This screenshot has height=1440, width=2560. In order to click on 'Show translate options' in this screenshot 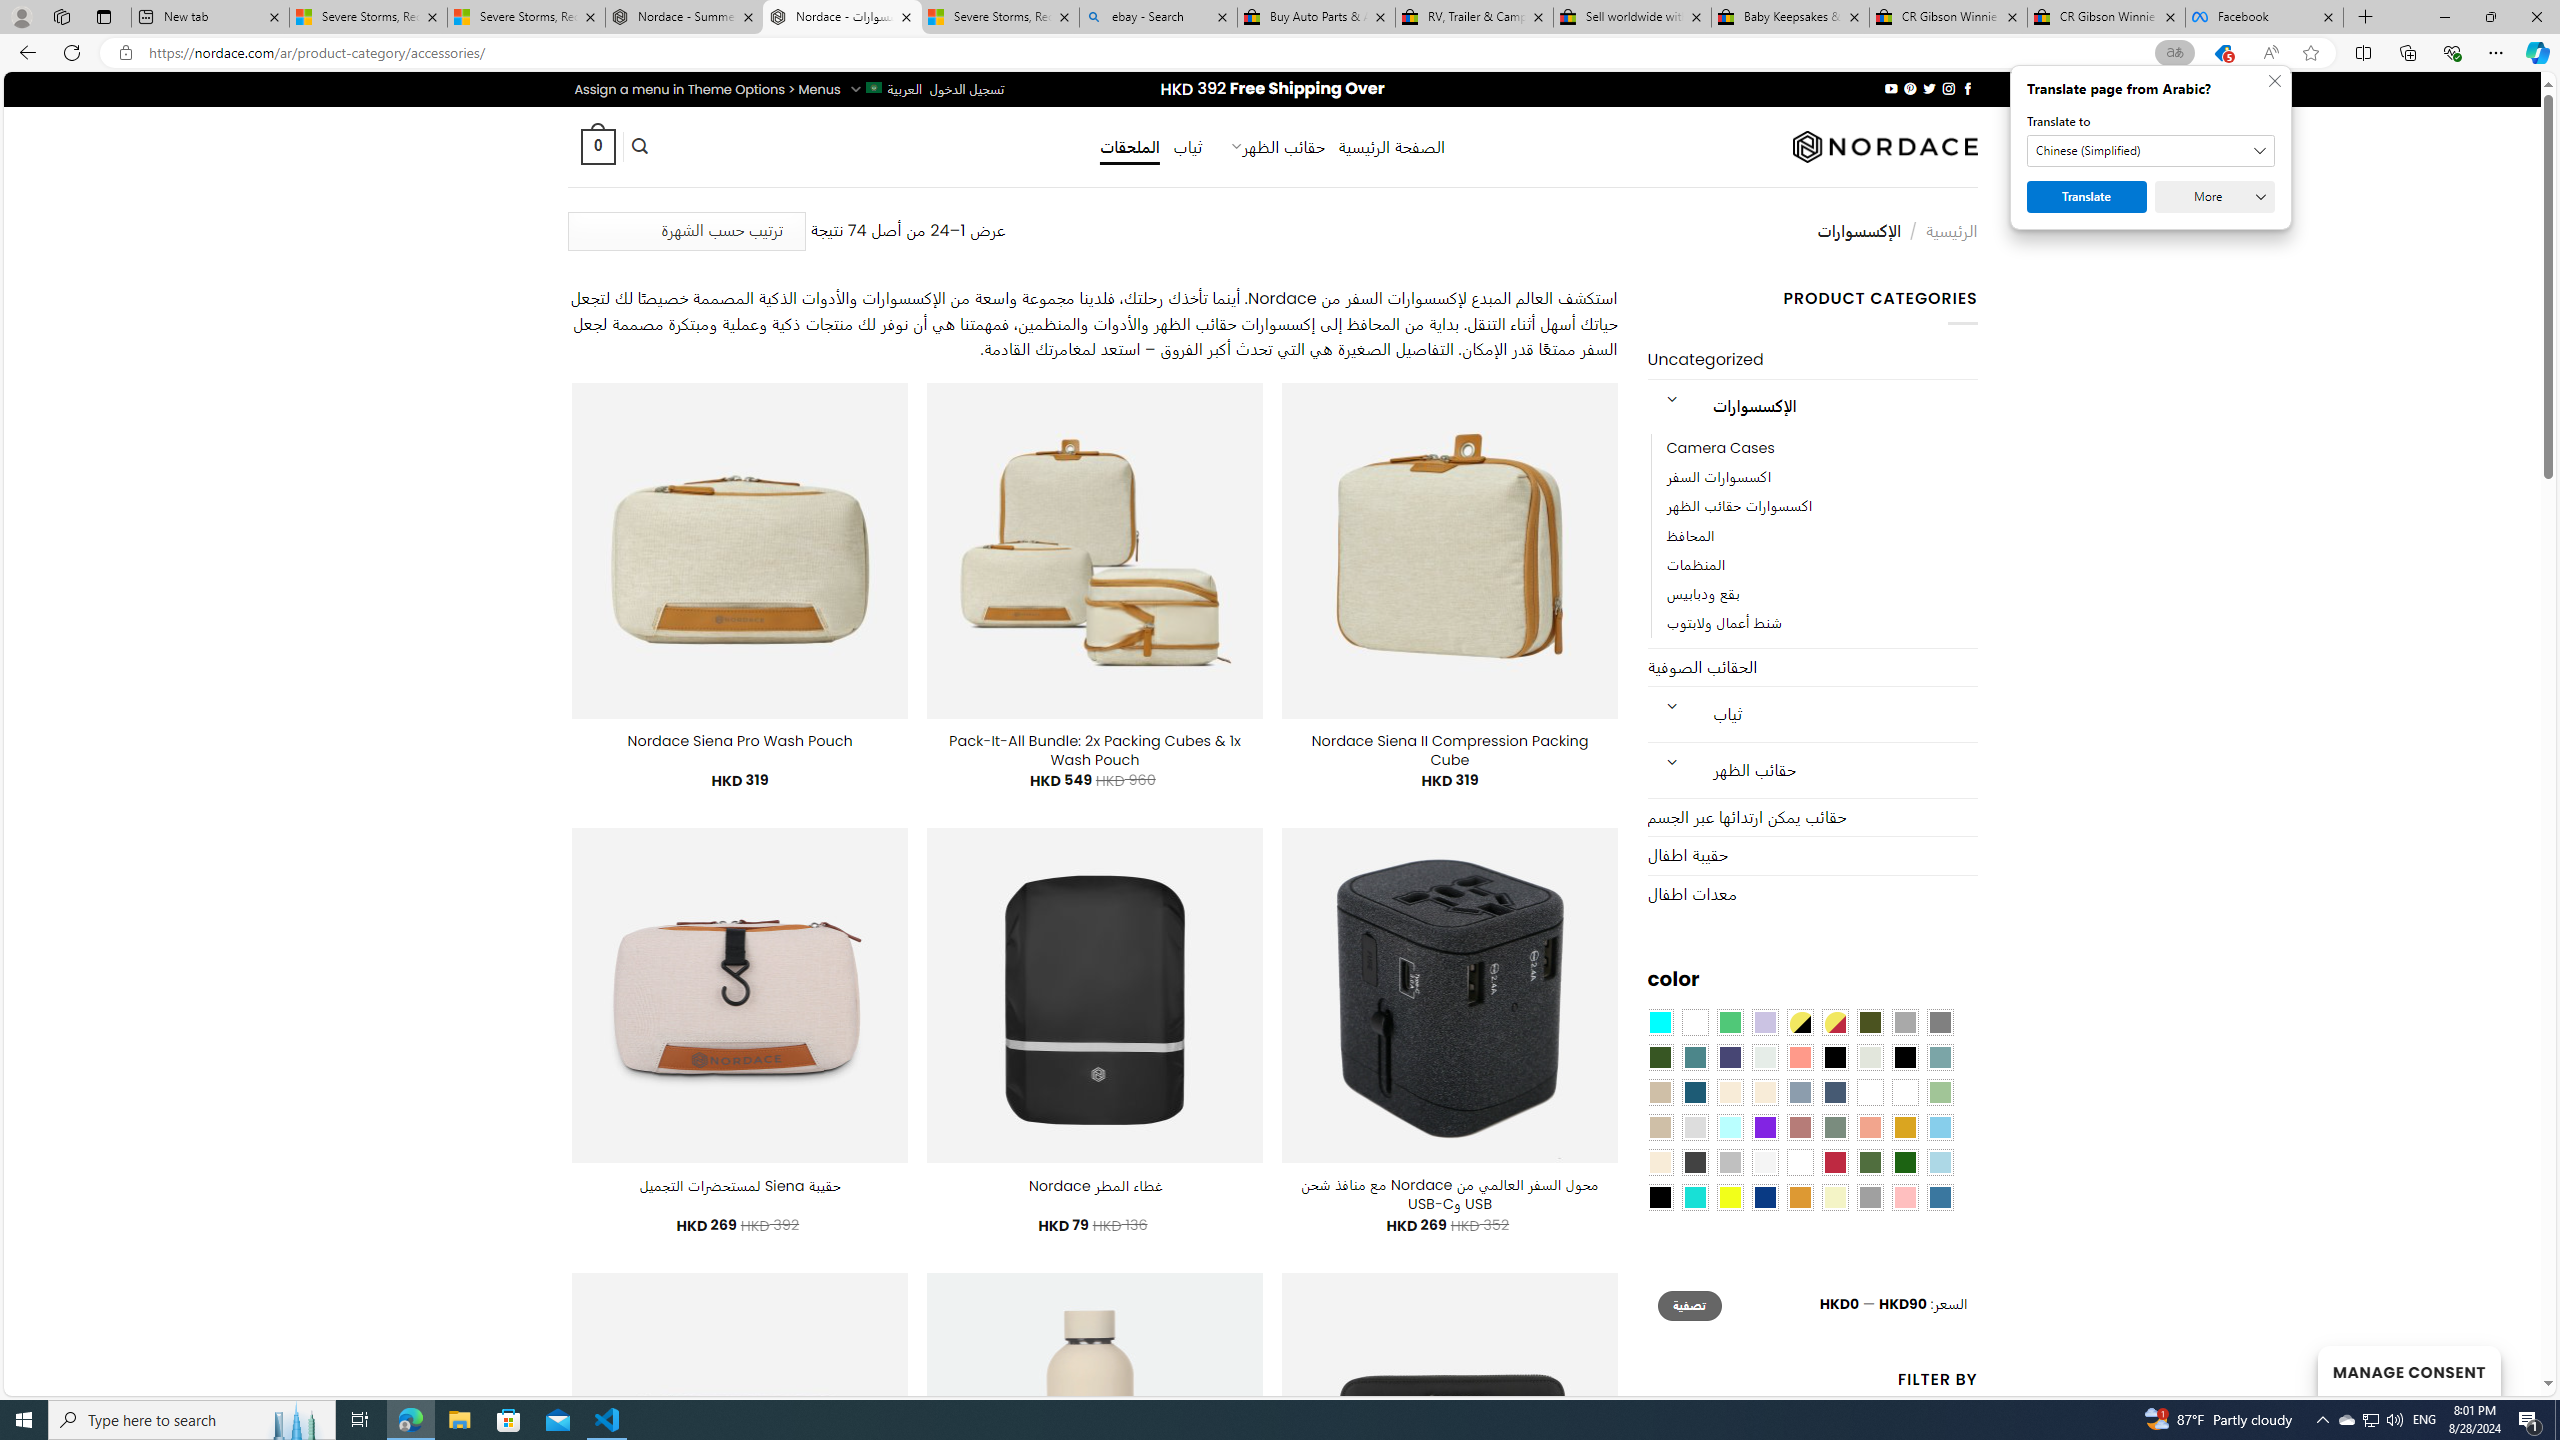, I will do `click(2173, 53)`.